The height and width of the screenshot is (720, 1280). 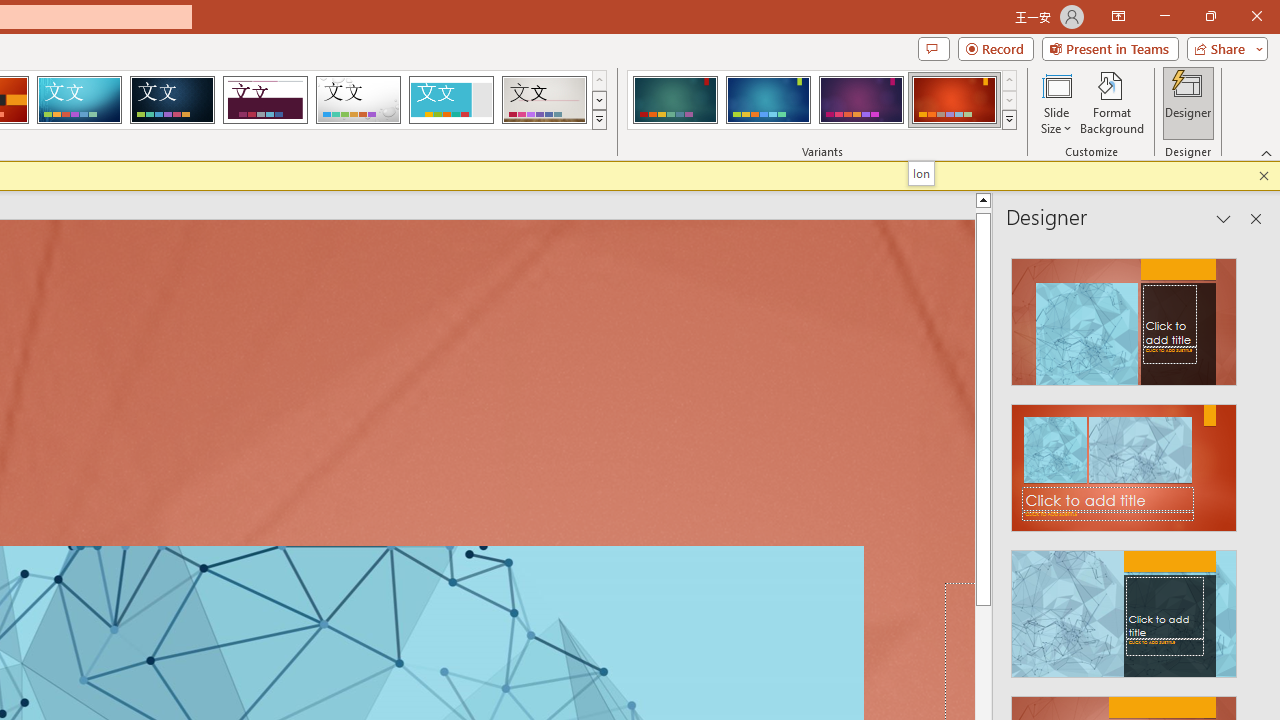 What do you see at coordinates (767, 100) in the screenshot?
I see `'Ion Variant 2'` at bounding box center [767, 100].